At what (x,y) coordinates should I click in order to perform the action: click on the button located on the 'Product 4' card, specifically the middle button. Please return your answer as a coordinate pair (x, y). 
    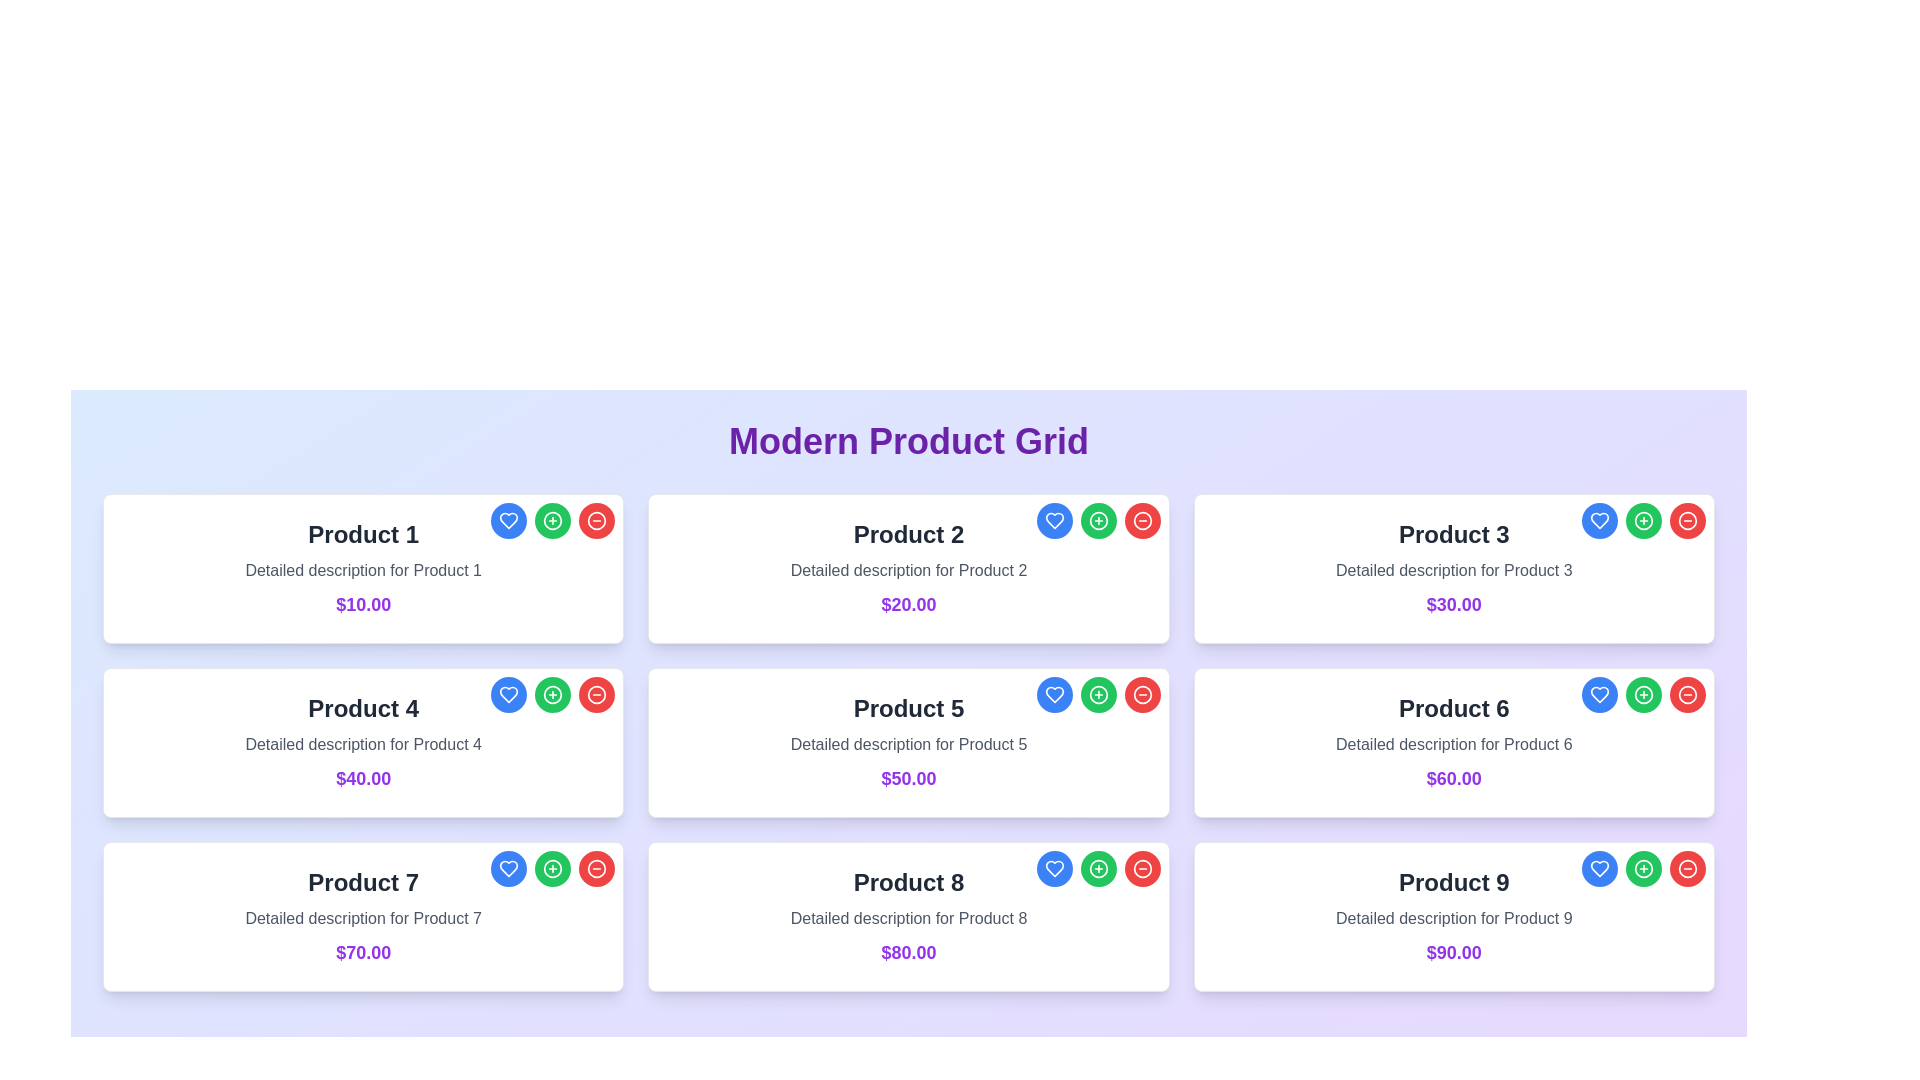
    Looking at the image, I should click on (553, 693).